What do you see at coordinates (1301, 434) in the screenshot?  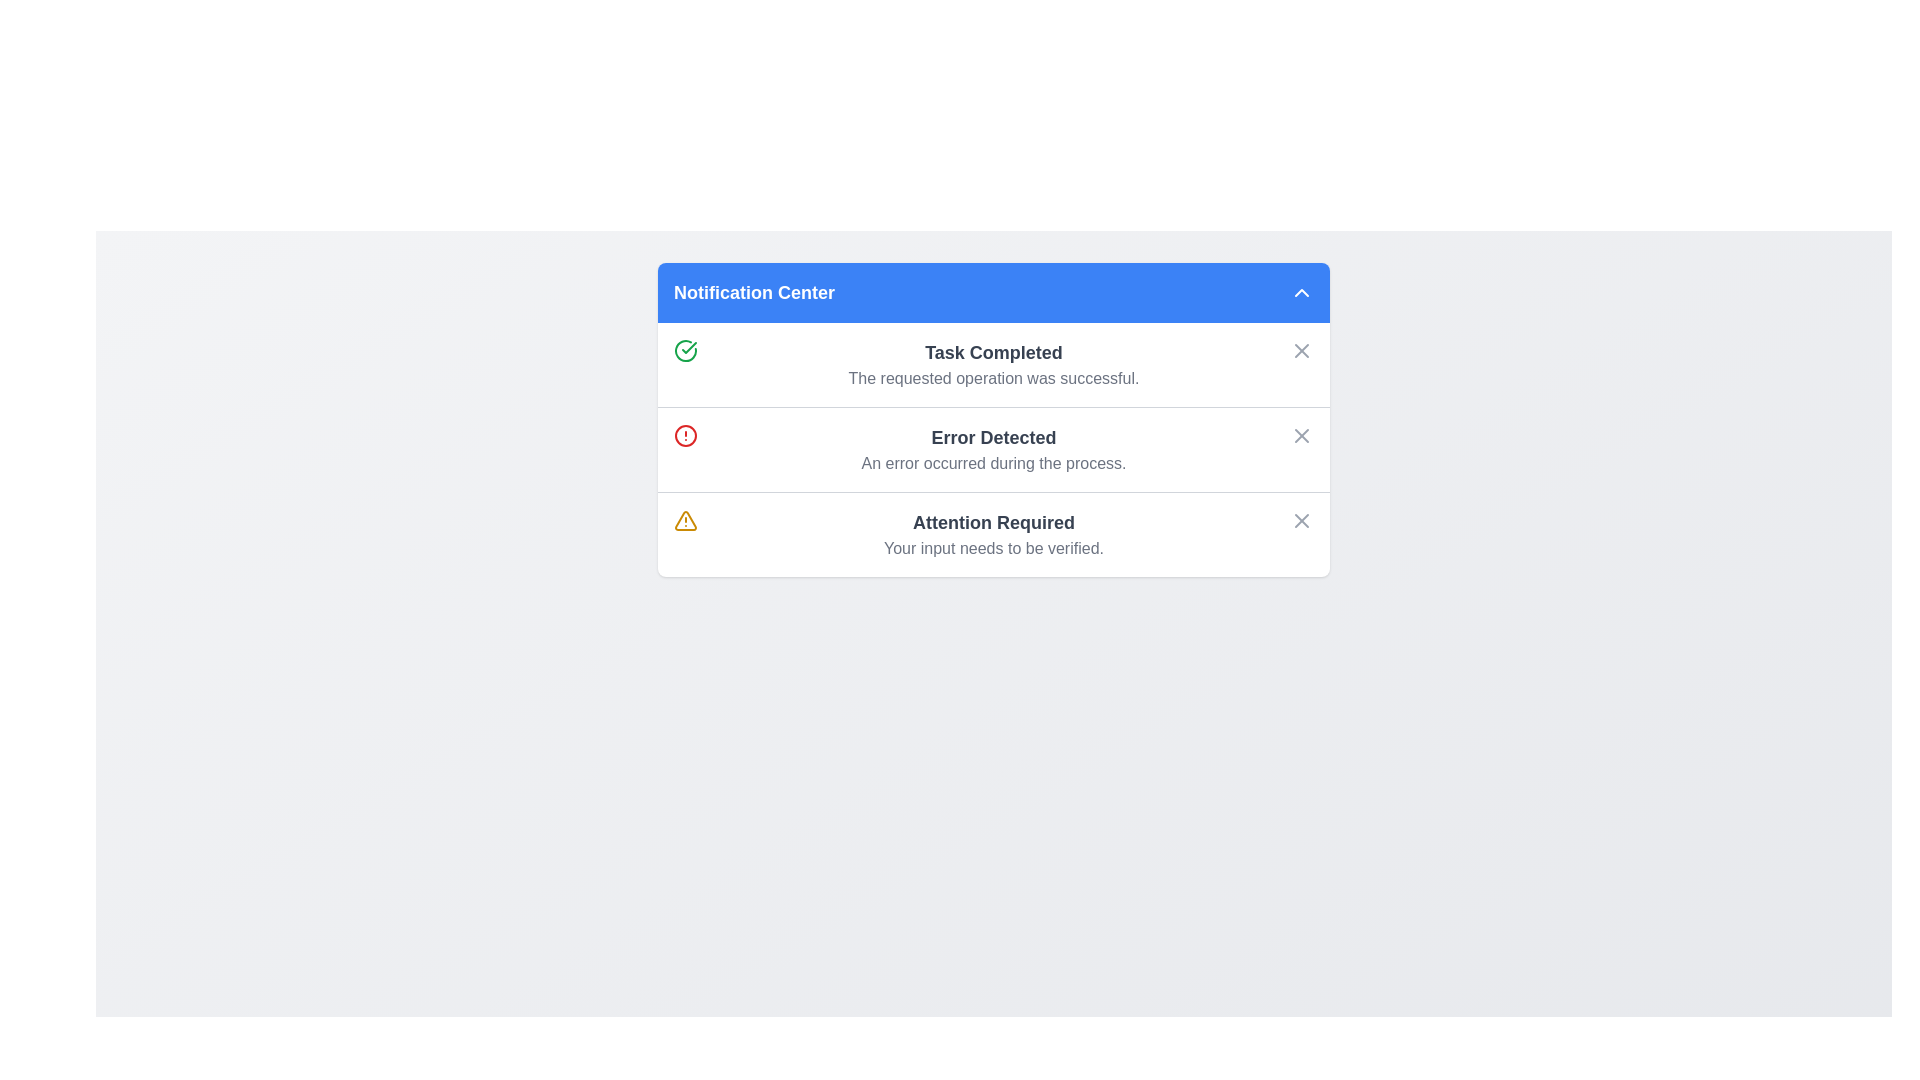 I see `the close button icon in the second row of the 'Error Detected' notifications` at bounding box center [1301, 434].